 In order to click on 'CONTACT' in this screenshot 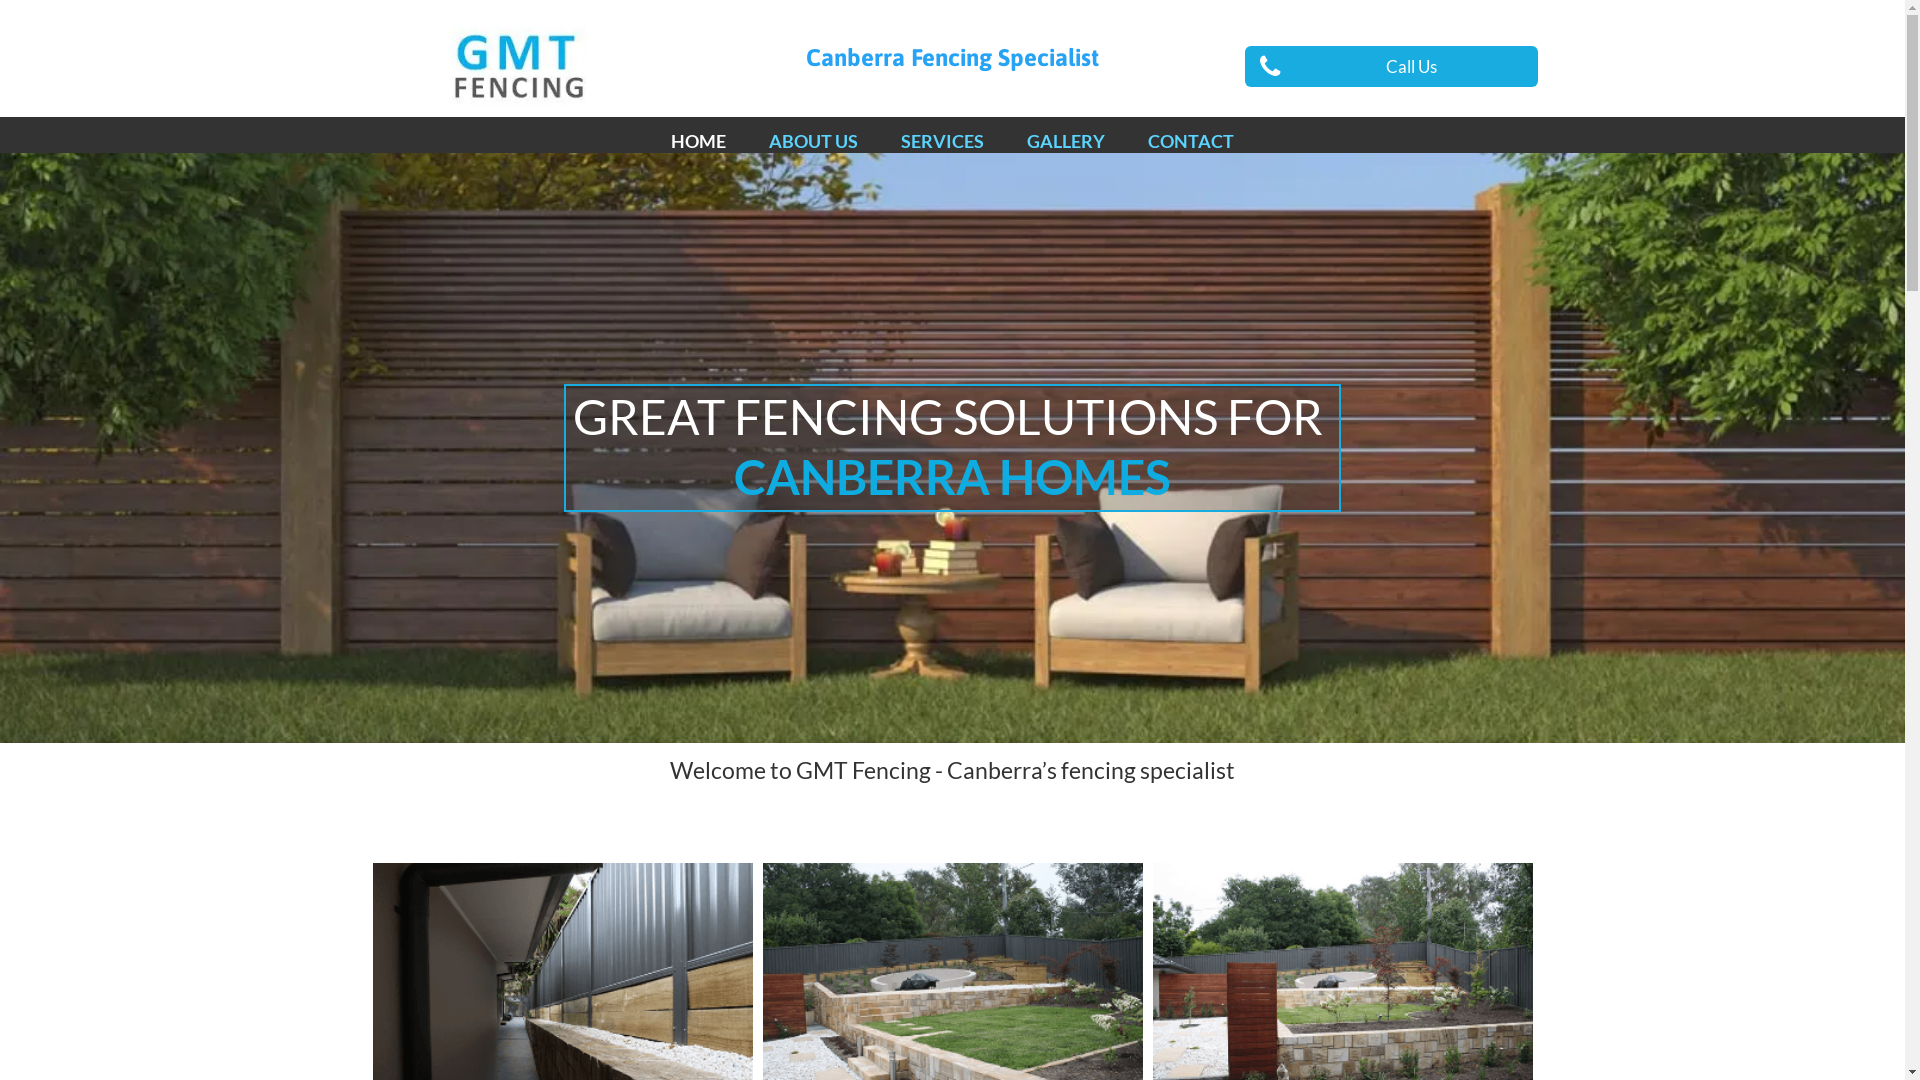, I will do `click(1147, 140)`.